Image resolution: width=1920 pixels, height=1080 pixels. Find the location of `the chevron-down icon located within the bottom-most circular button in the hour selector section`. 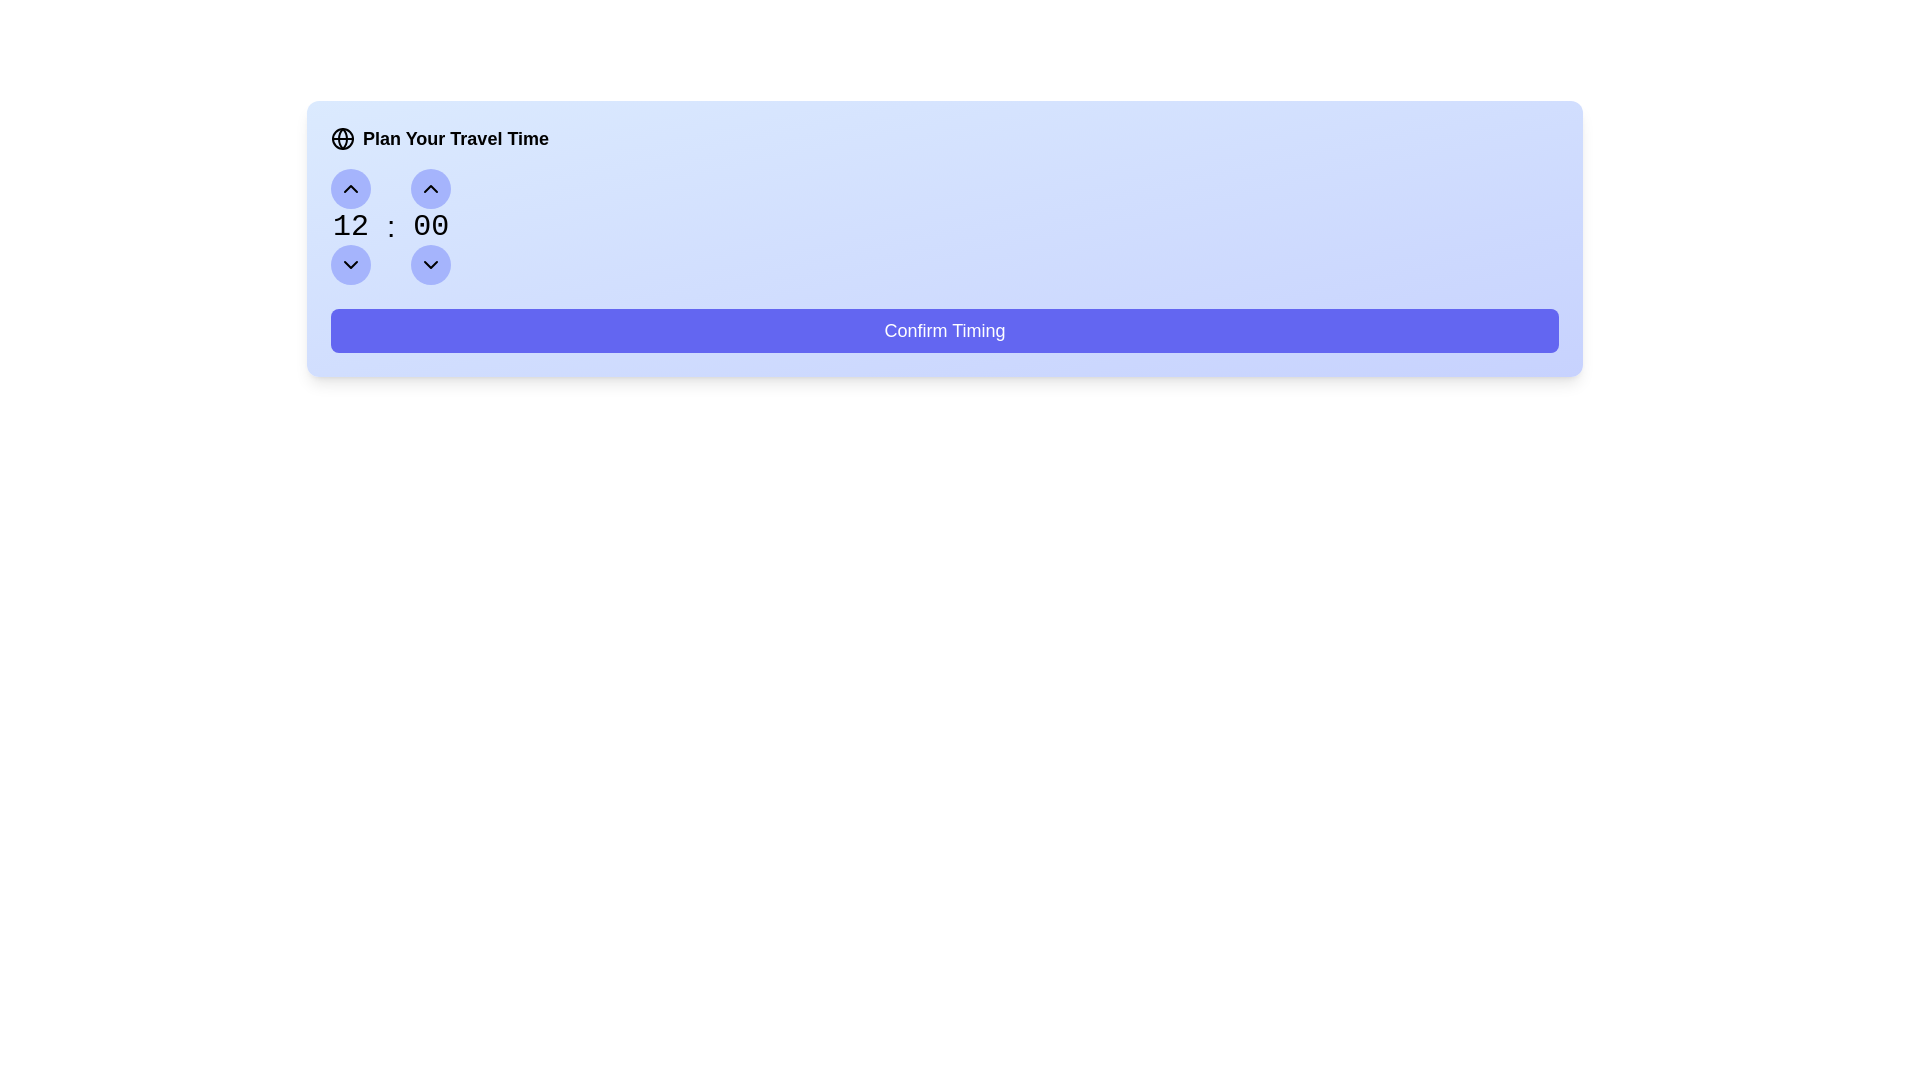

the chevron-down icon located within the bottom-most circular button in the hour selector section is located at coordinates (430, 264).